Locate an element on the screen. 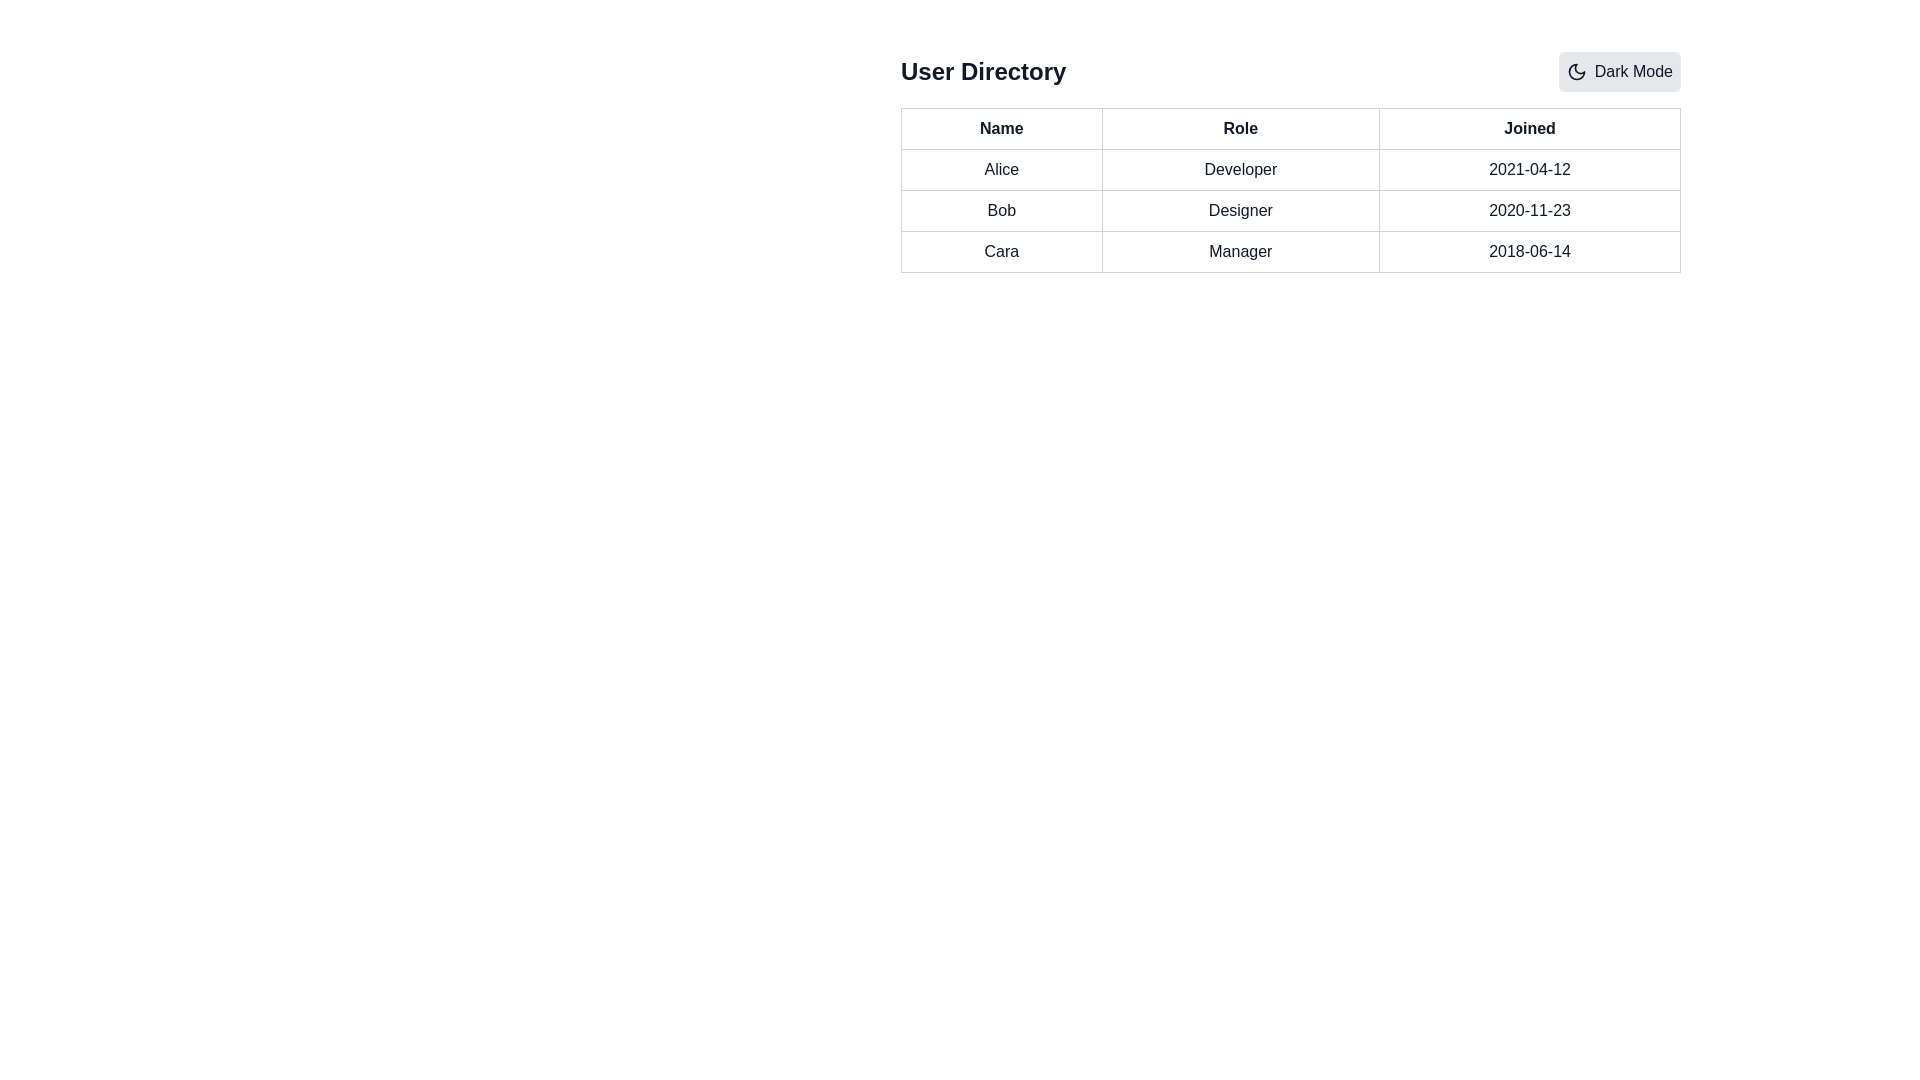 The image size is (1920, 1080). the dark mode toggle icon located on the left side of the 'Dark Mode' button in the upper-right corner of the page is located at coordinates (1575, 71).